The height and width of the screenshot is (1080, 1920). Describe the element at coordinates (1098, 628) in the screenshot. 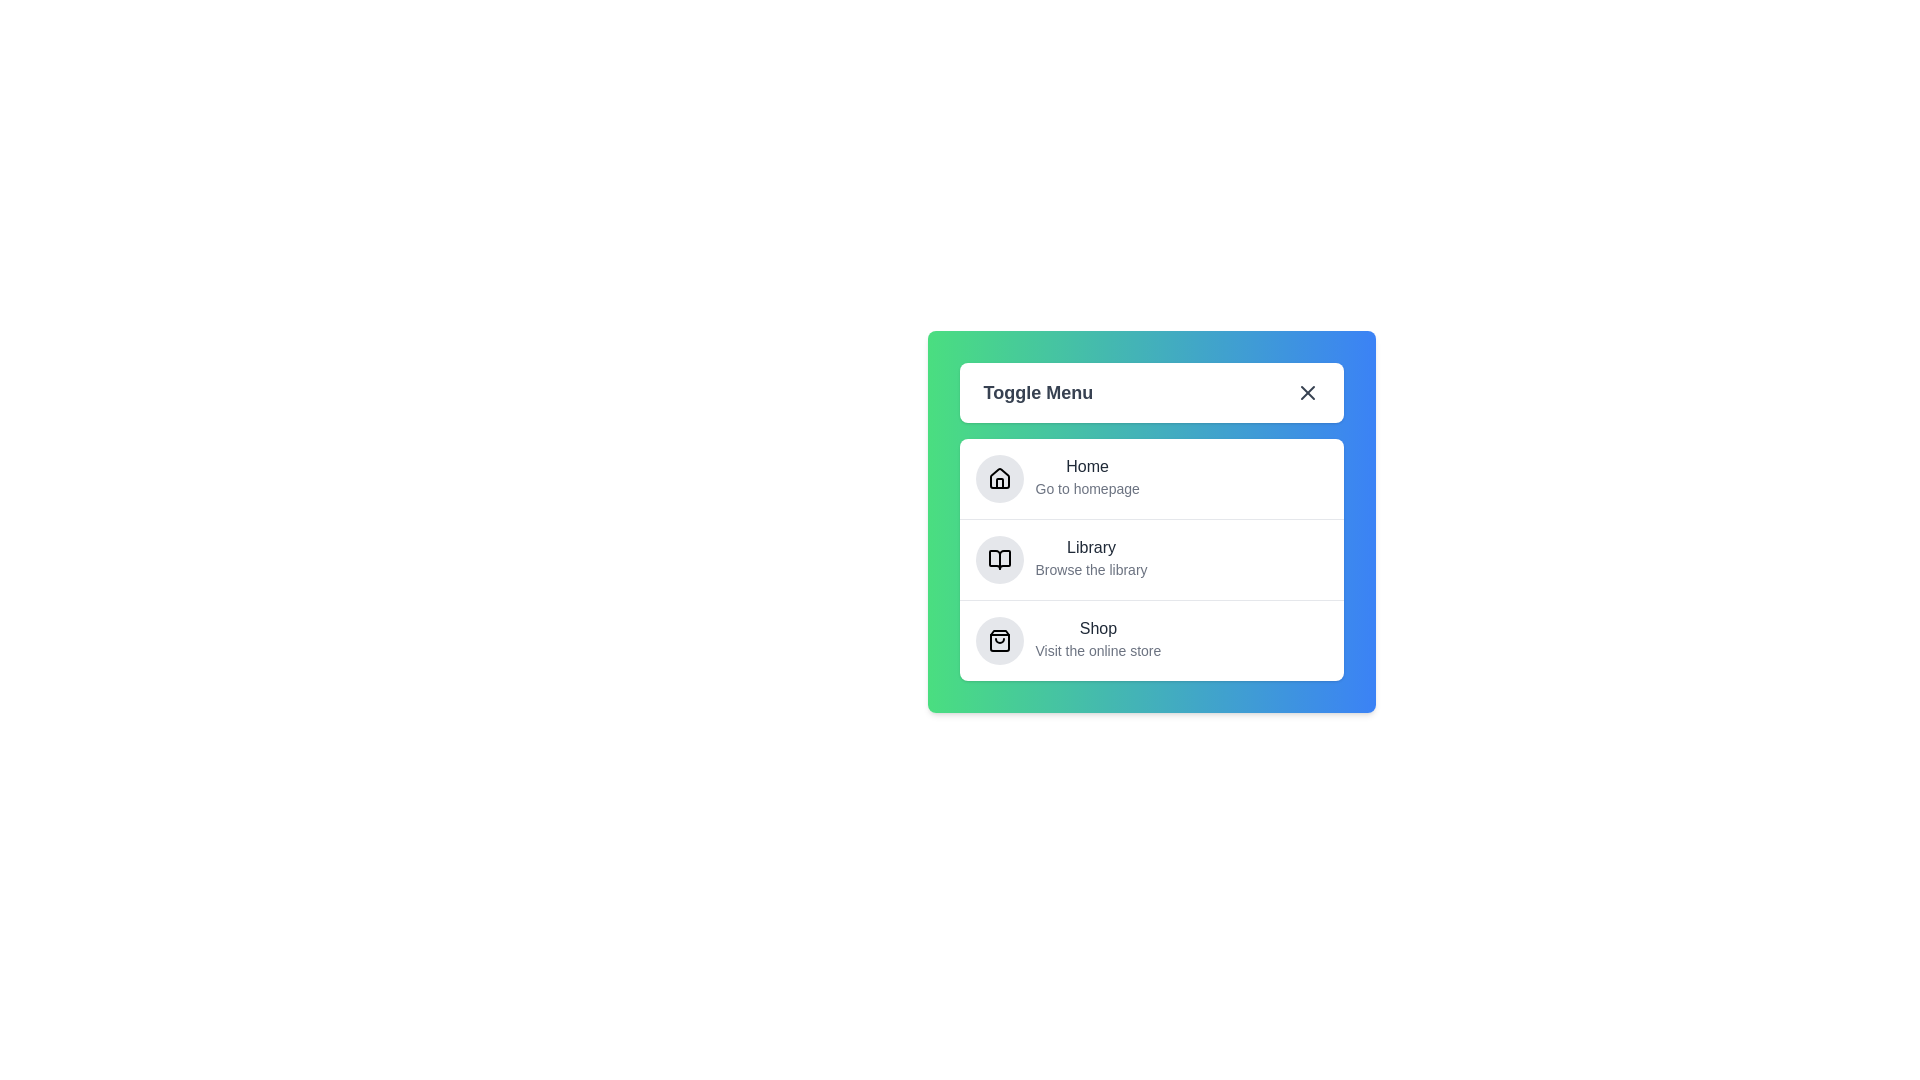

I see `the menu option Shop` at that location.